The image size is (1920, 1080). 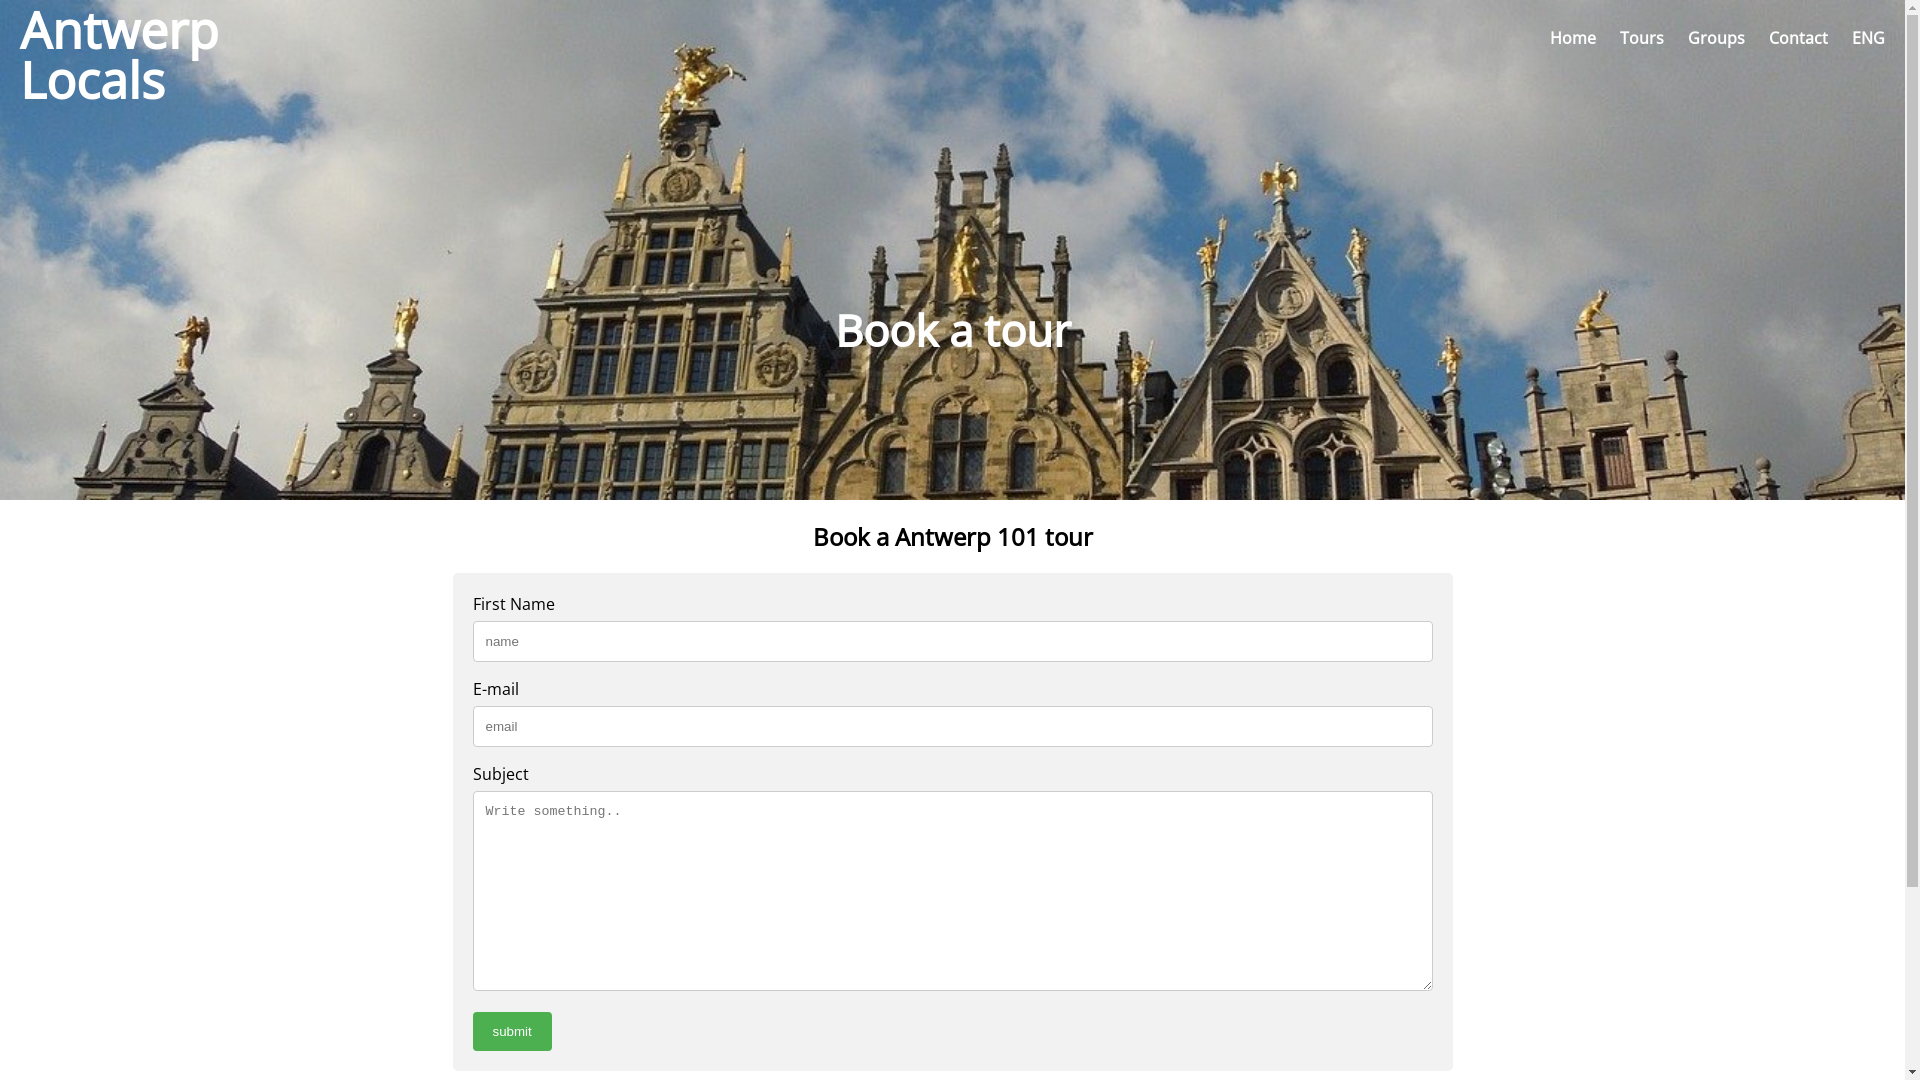 I want to click on 'Contact', so click(x=1769, y=38).